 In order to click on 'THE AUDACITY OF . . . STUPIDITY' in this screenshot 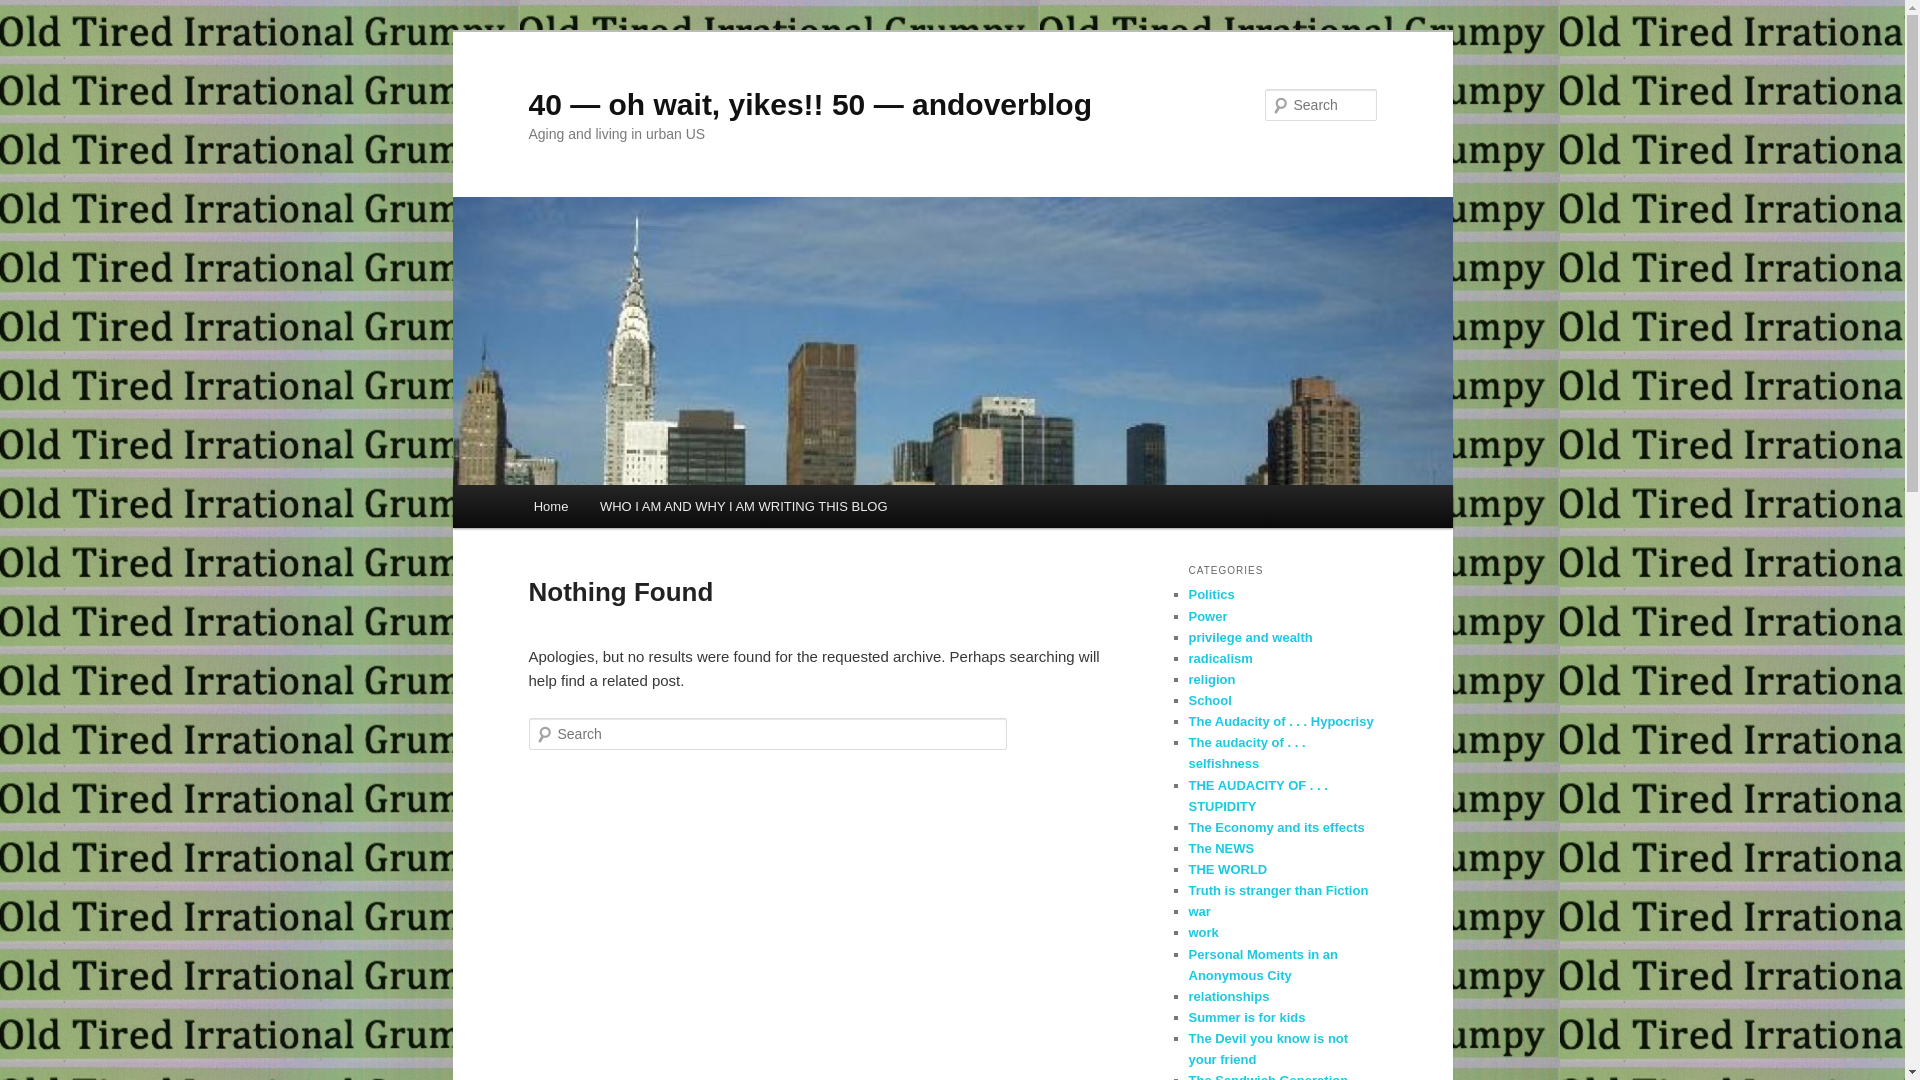, I will do `click(1256, 794)`.